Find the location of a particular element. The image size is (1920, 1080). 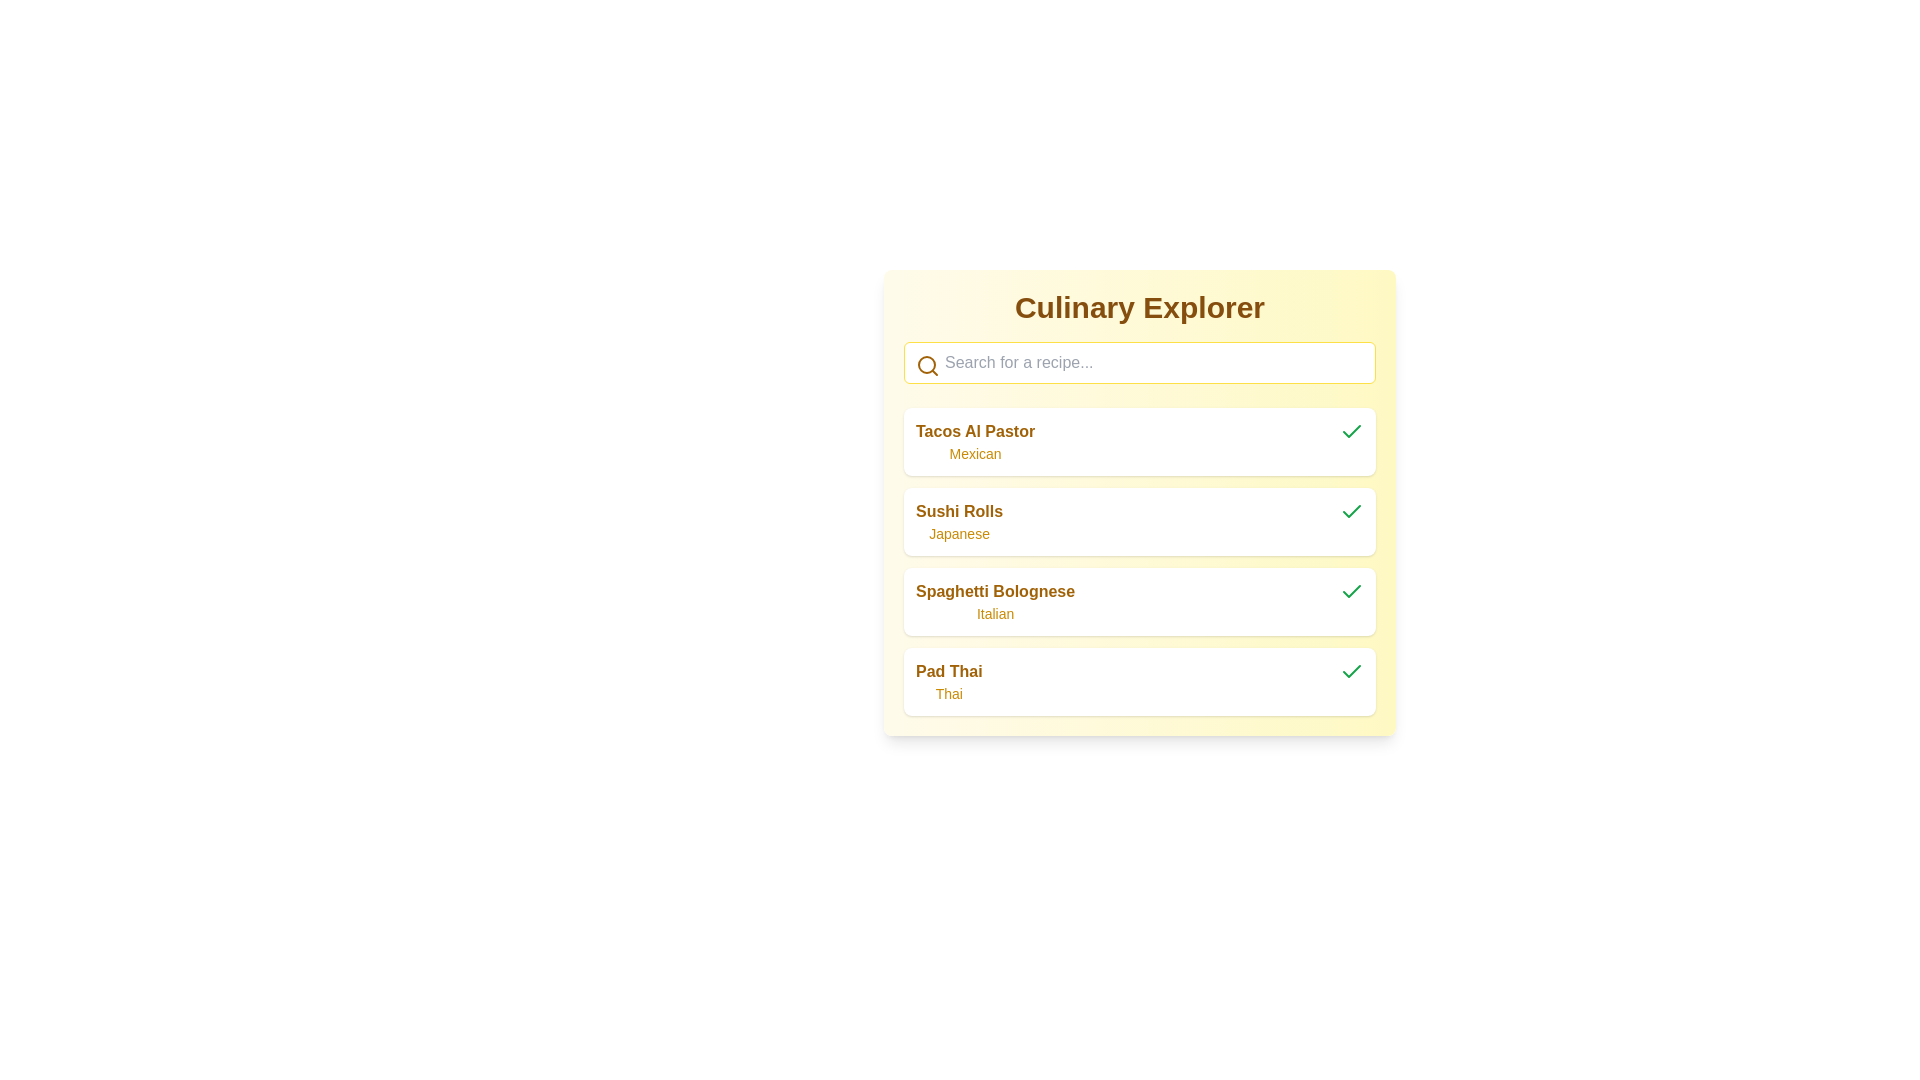

the label displaying the word 'Mexican', which is a smaller, yellow-toned font located under the title 'Tacos Al Pastor' in the list item interface is located at coordinates (975, 454).